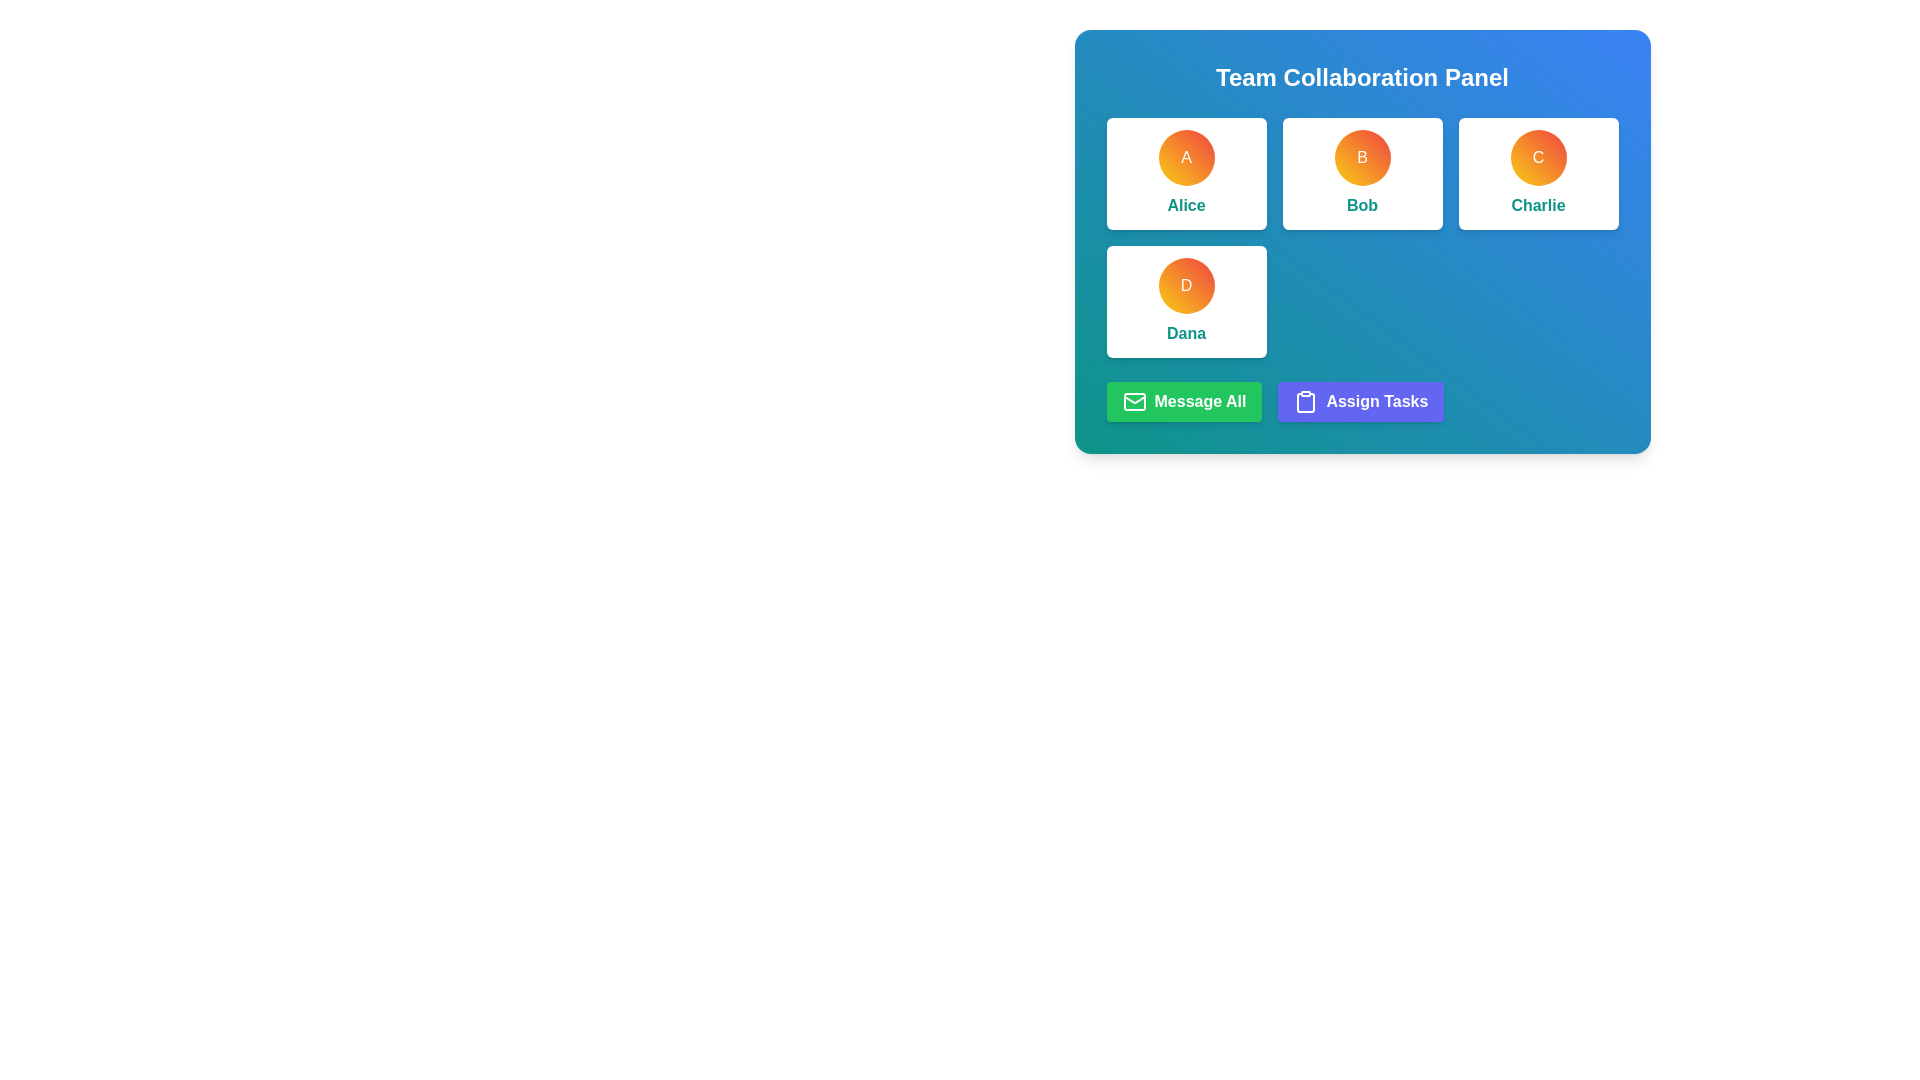 The height and width of the screenshot is (1080, 1920). Describe the element at coordinates (1360, 401) in the screenshot. I see `the second button in the horizontal layout at the bottom of the 'Team Collaboration Panel' card to initiate the task assignment functionality` at that location.